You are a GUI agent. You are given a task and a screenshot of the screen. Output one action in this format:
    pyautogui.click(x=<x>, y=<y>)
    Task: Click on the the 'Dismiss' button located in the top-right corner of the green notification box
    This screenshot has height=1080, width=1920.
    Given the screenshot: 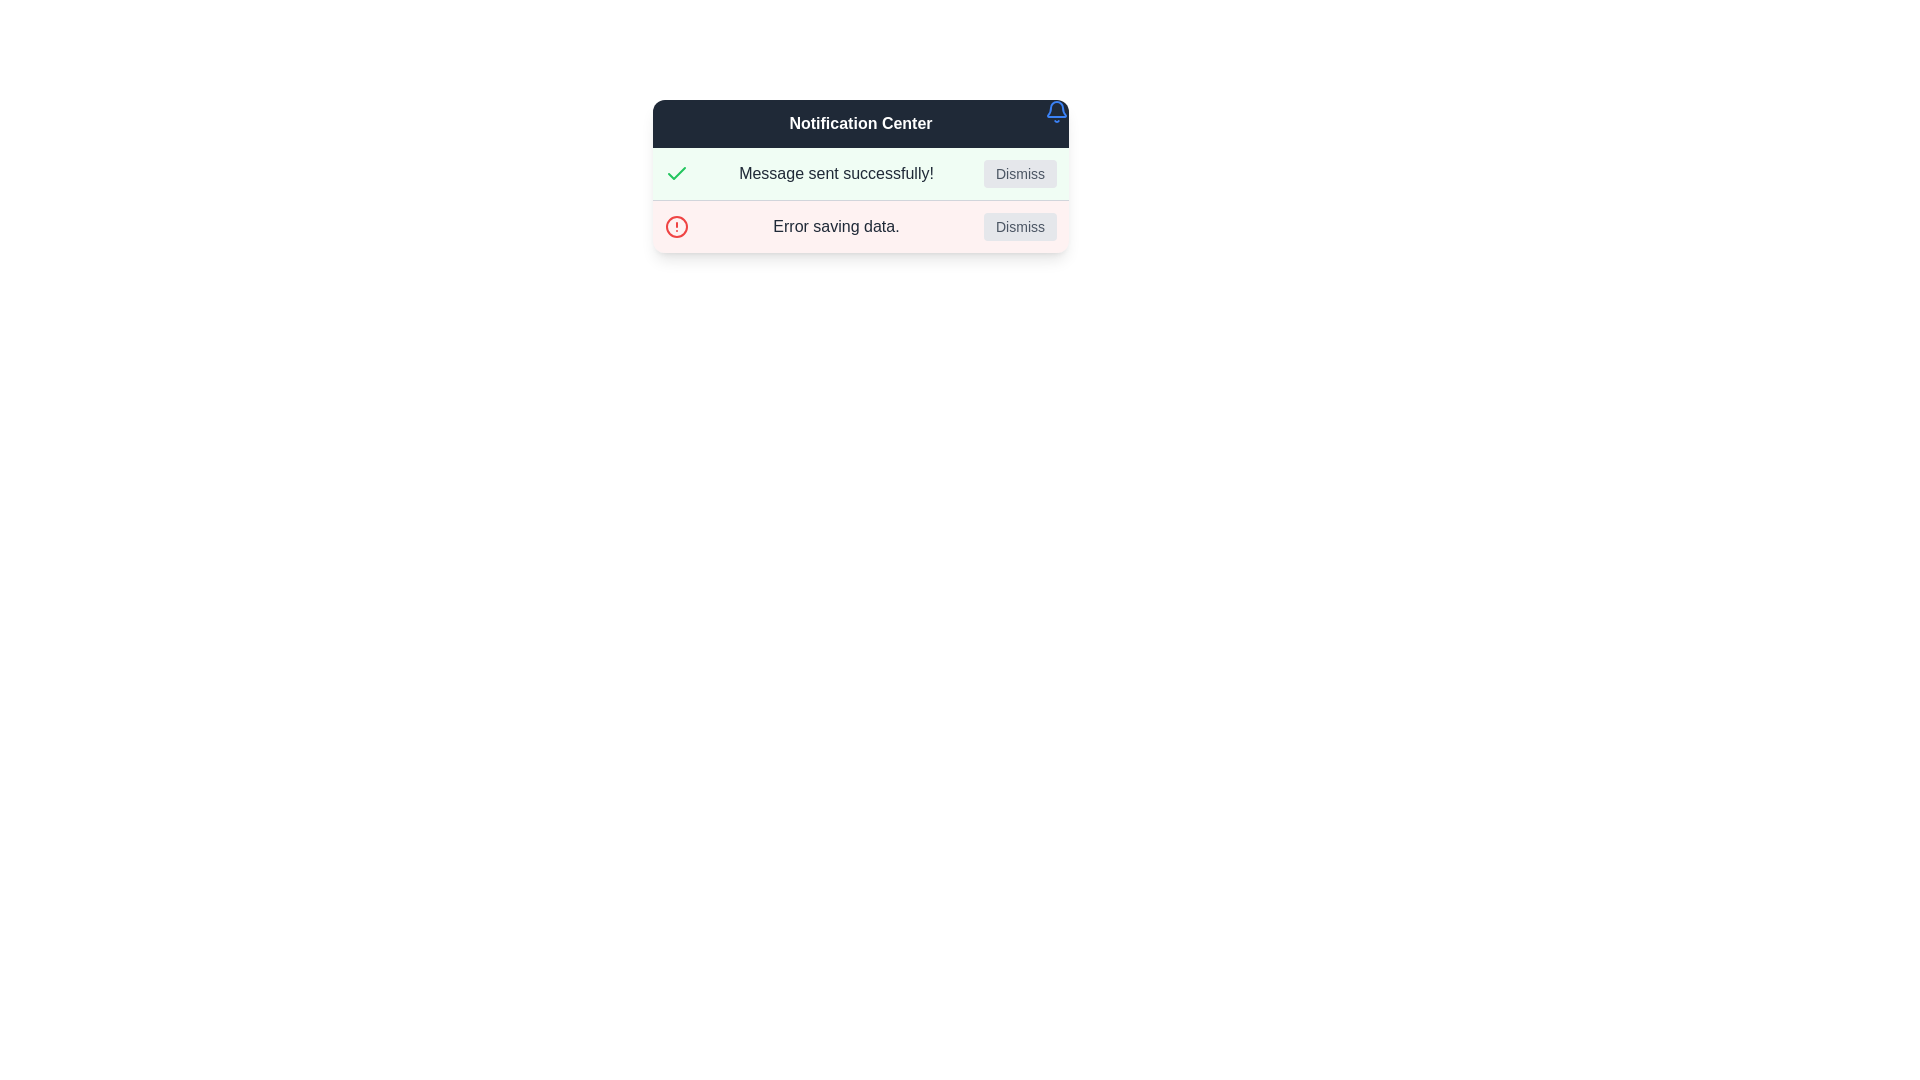 What is the action you would take?
    pyautogui.click(x=1020, y=172)
    